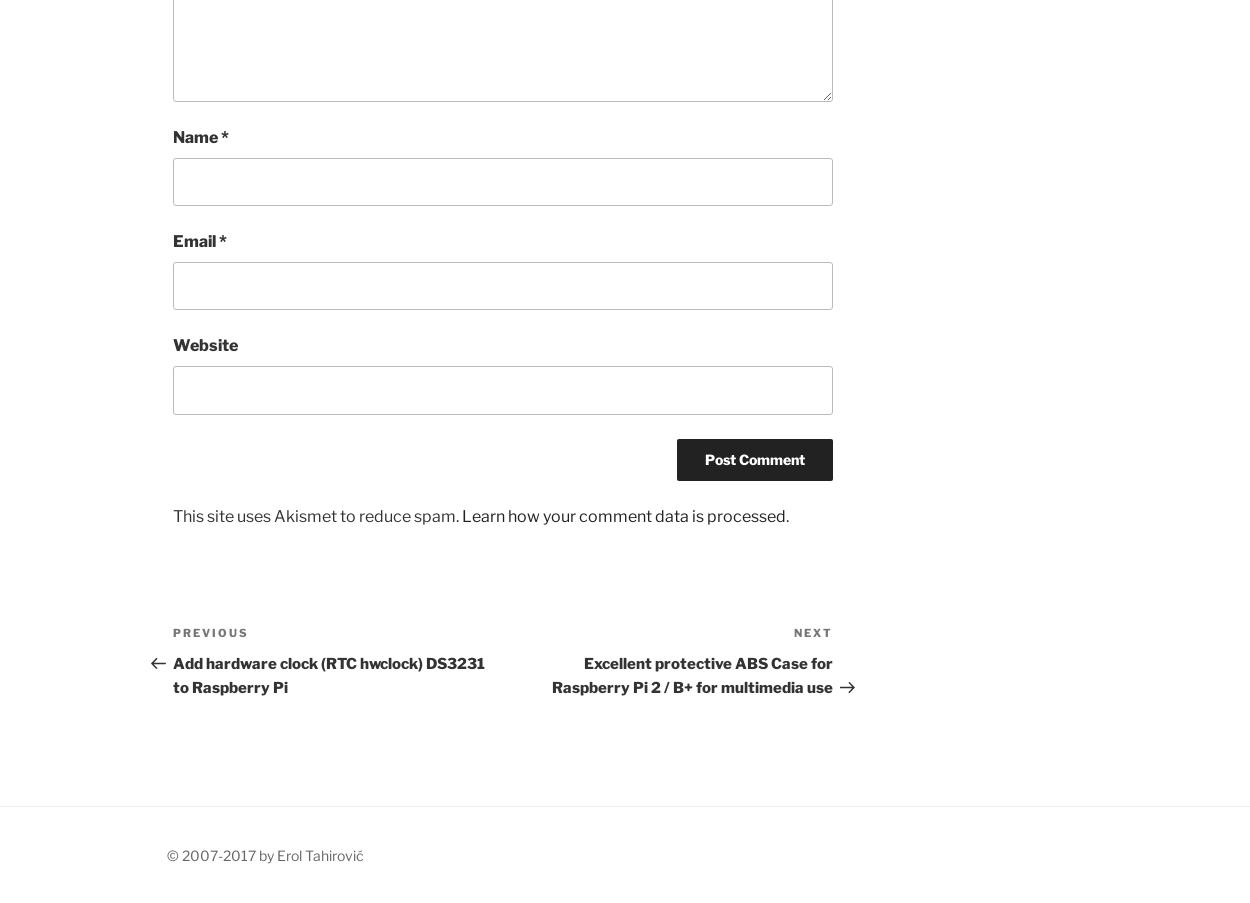 The image size is (1250, 903). Describe the element at coordinates (210, 632) in the screenshot. I see `'Previous'` at that location.